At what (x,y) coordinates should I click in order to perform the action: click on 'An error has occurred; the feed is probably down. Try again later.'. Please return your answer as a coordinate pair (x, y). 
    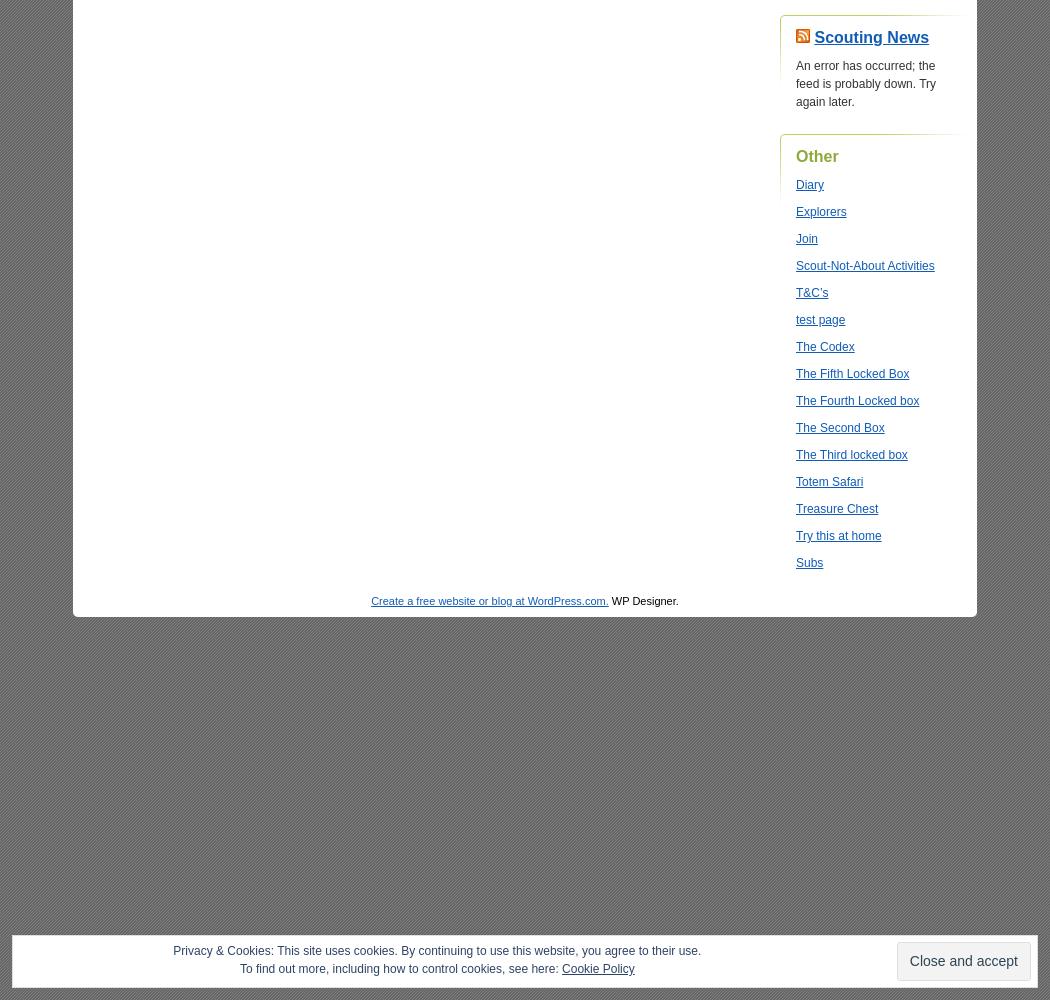
    Looking at the image, I should click on (865, 83).